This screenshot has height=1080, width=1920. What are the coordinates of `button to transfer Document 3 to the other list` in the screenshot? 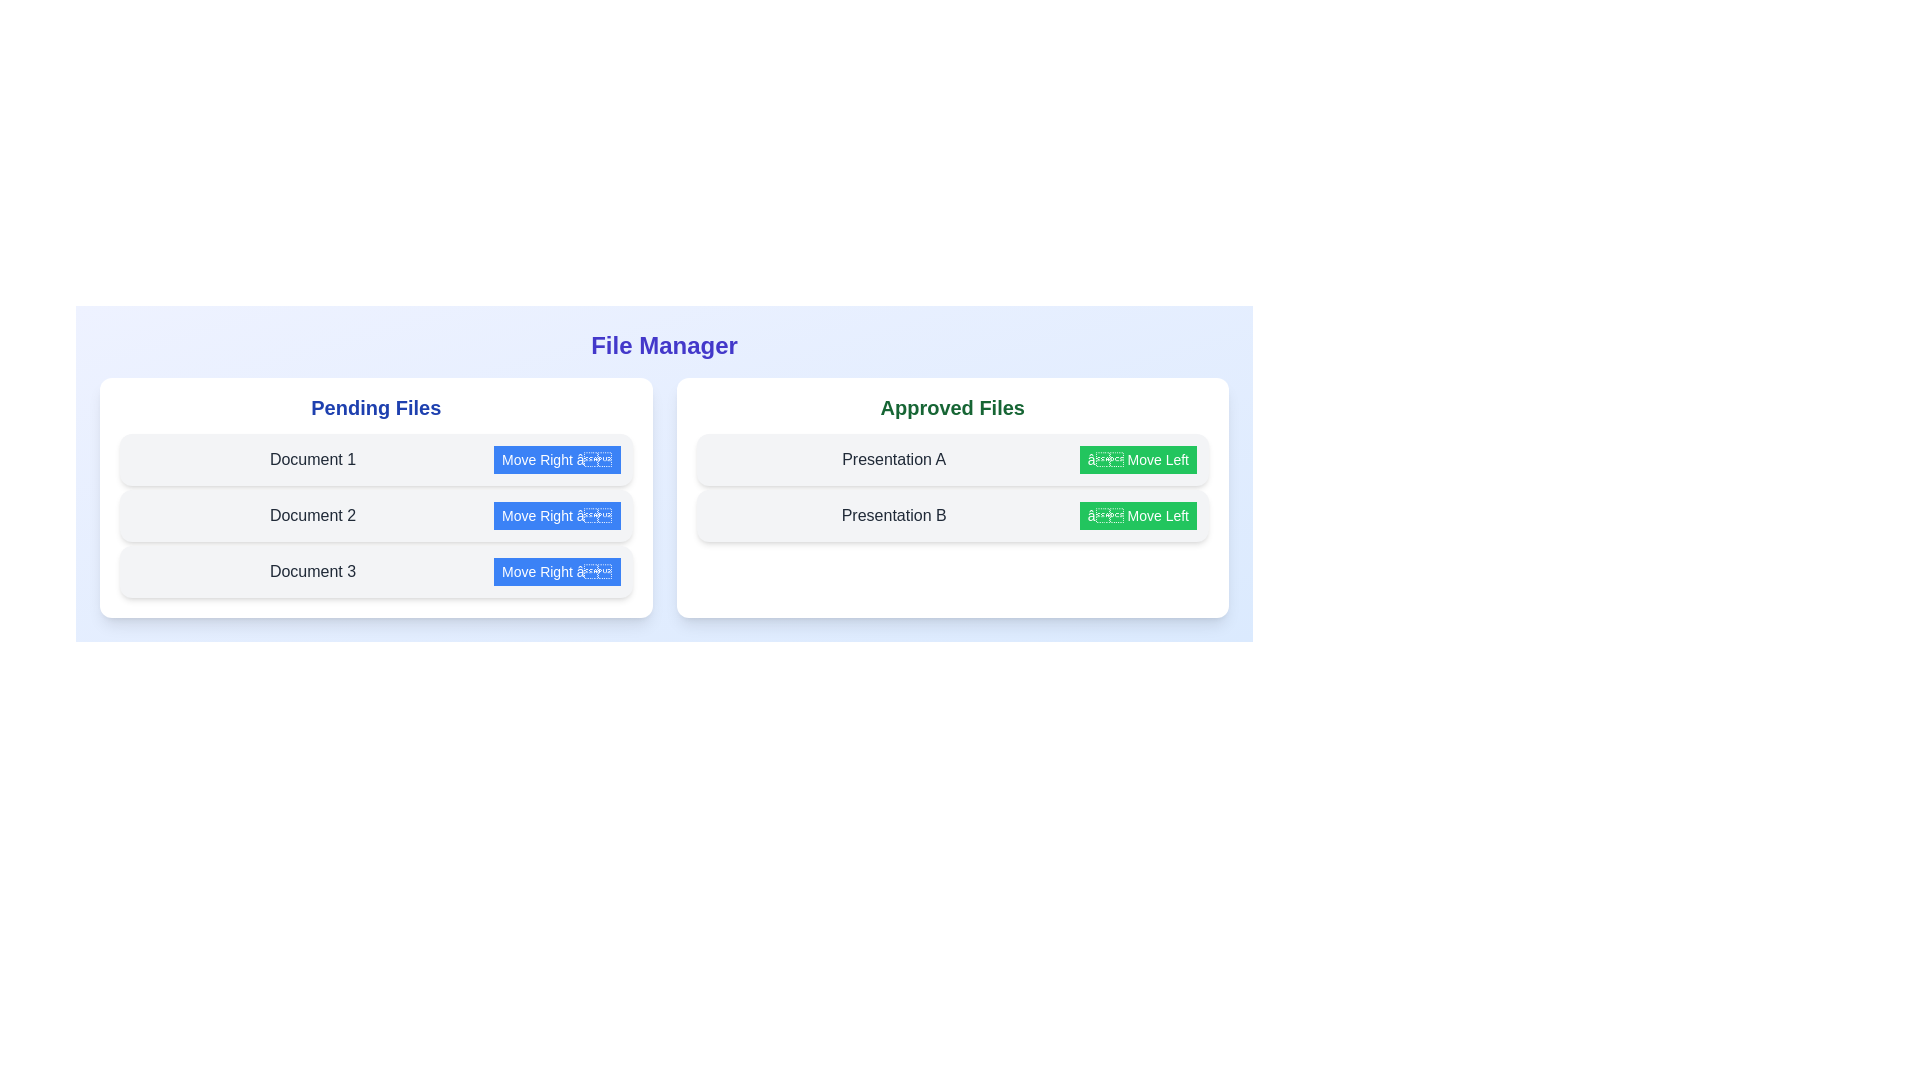 It's located at (557, 571).